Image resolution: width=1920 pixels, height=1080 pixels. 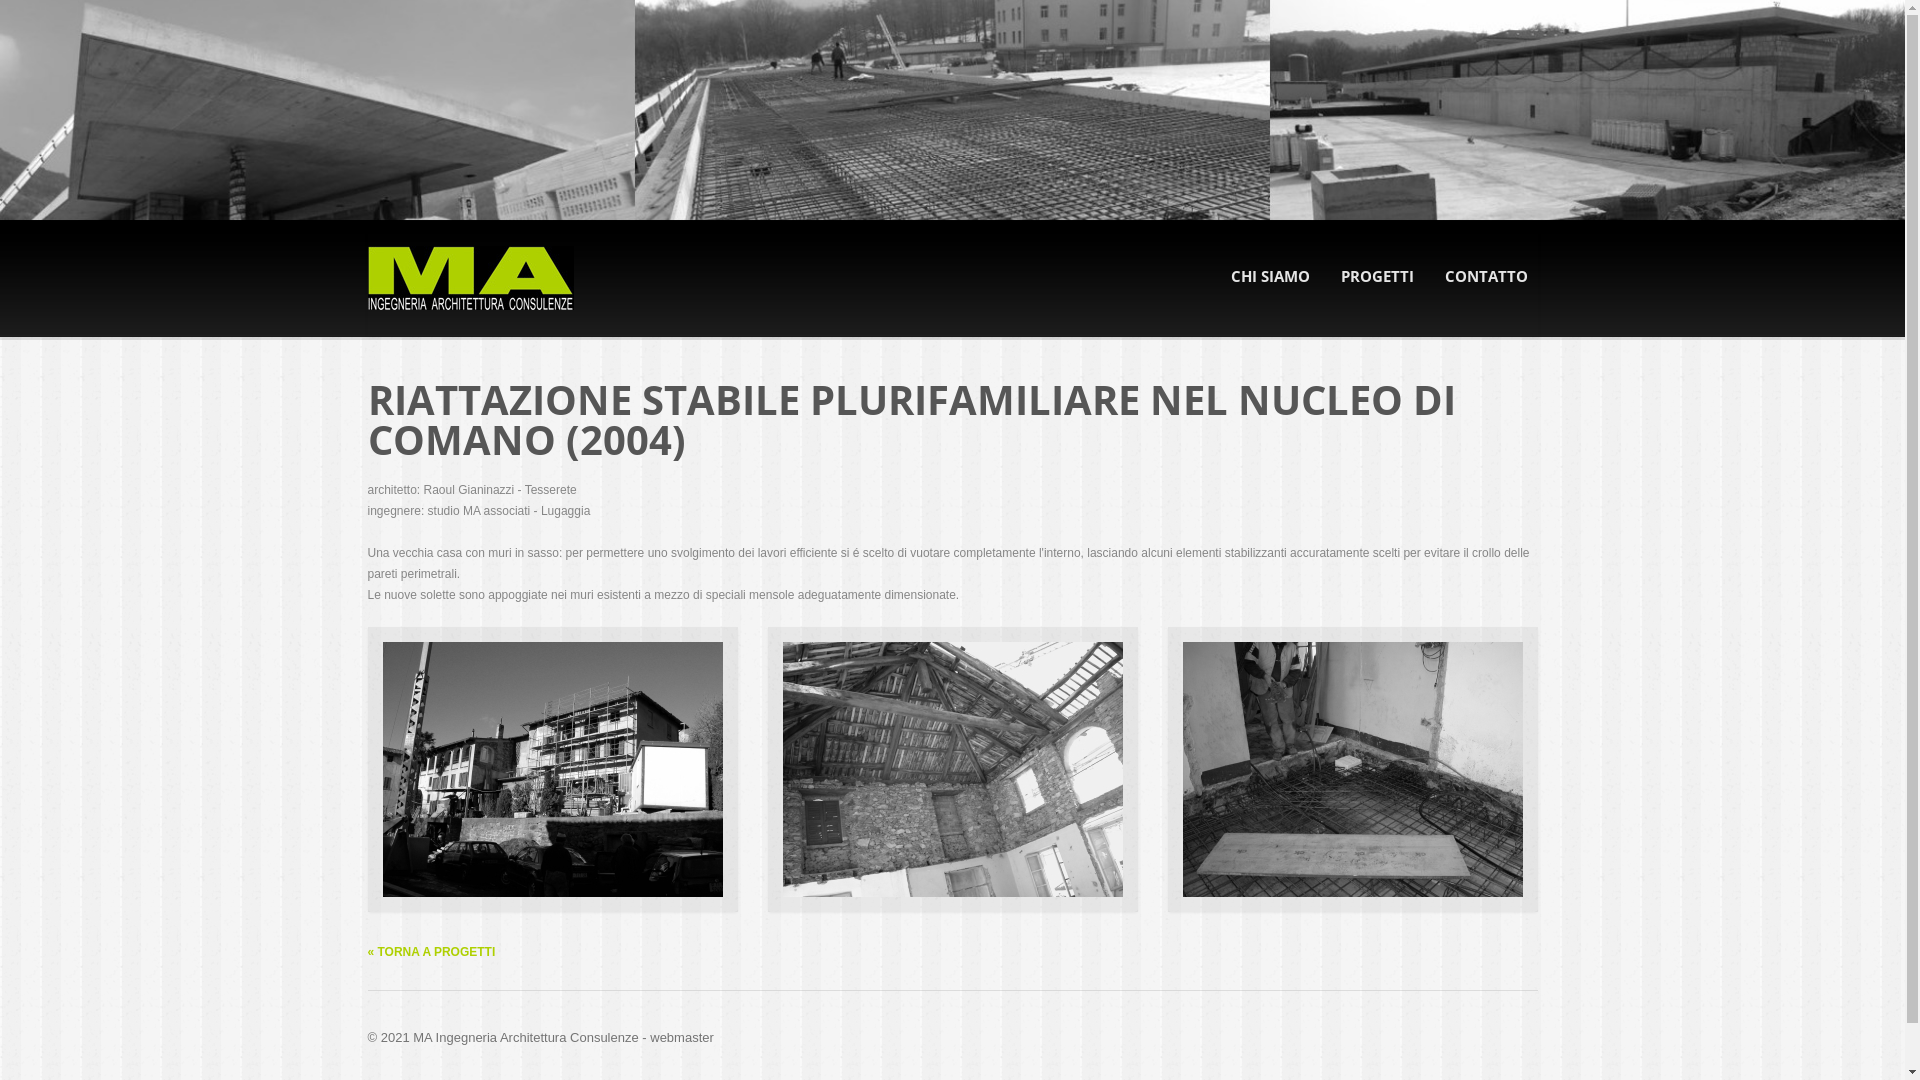 What do you see at coordinates (1433, 276) in the screenshot?
I see `'CONTATTO` at bounding box center [1433, 276].